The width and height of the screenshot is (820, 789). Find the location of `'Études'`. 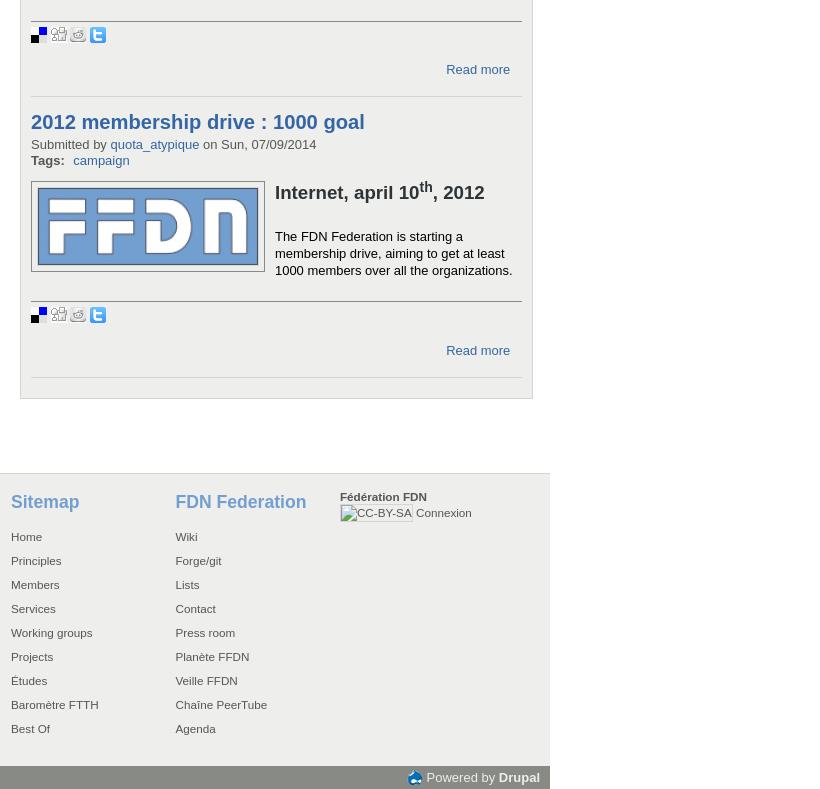

'Études' is located at coordinates (9, 678).